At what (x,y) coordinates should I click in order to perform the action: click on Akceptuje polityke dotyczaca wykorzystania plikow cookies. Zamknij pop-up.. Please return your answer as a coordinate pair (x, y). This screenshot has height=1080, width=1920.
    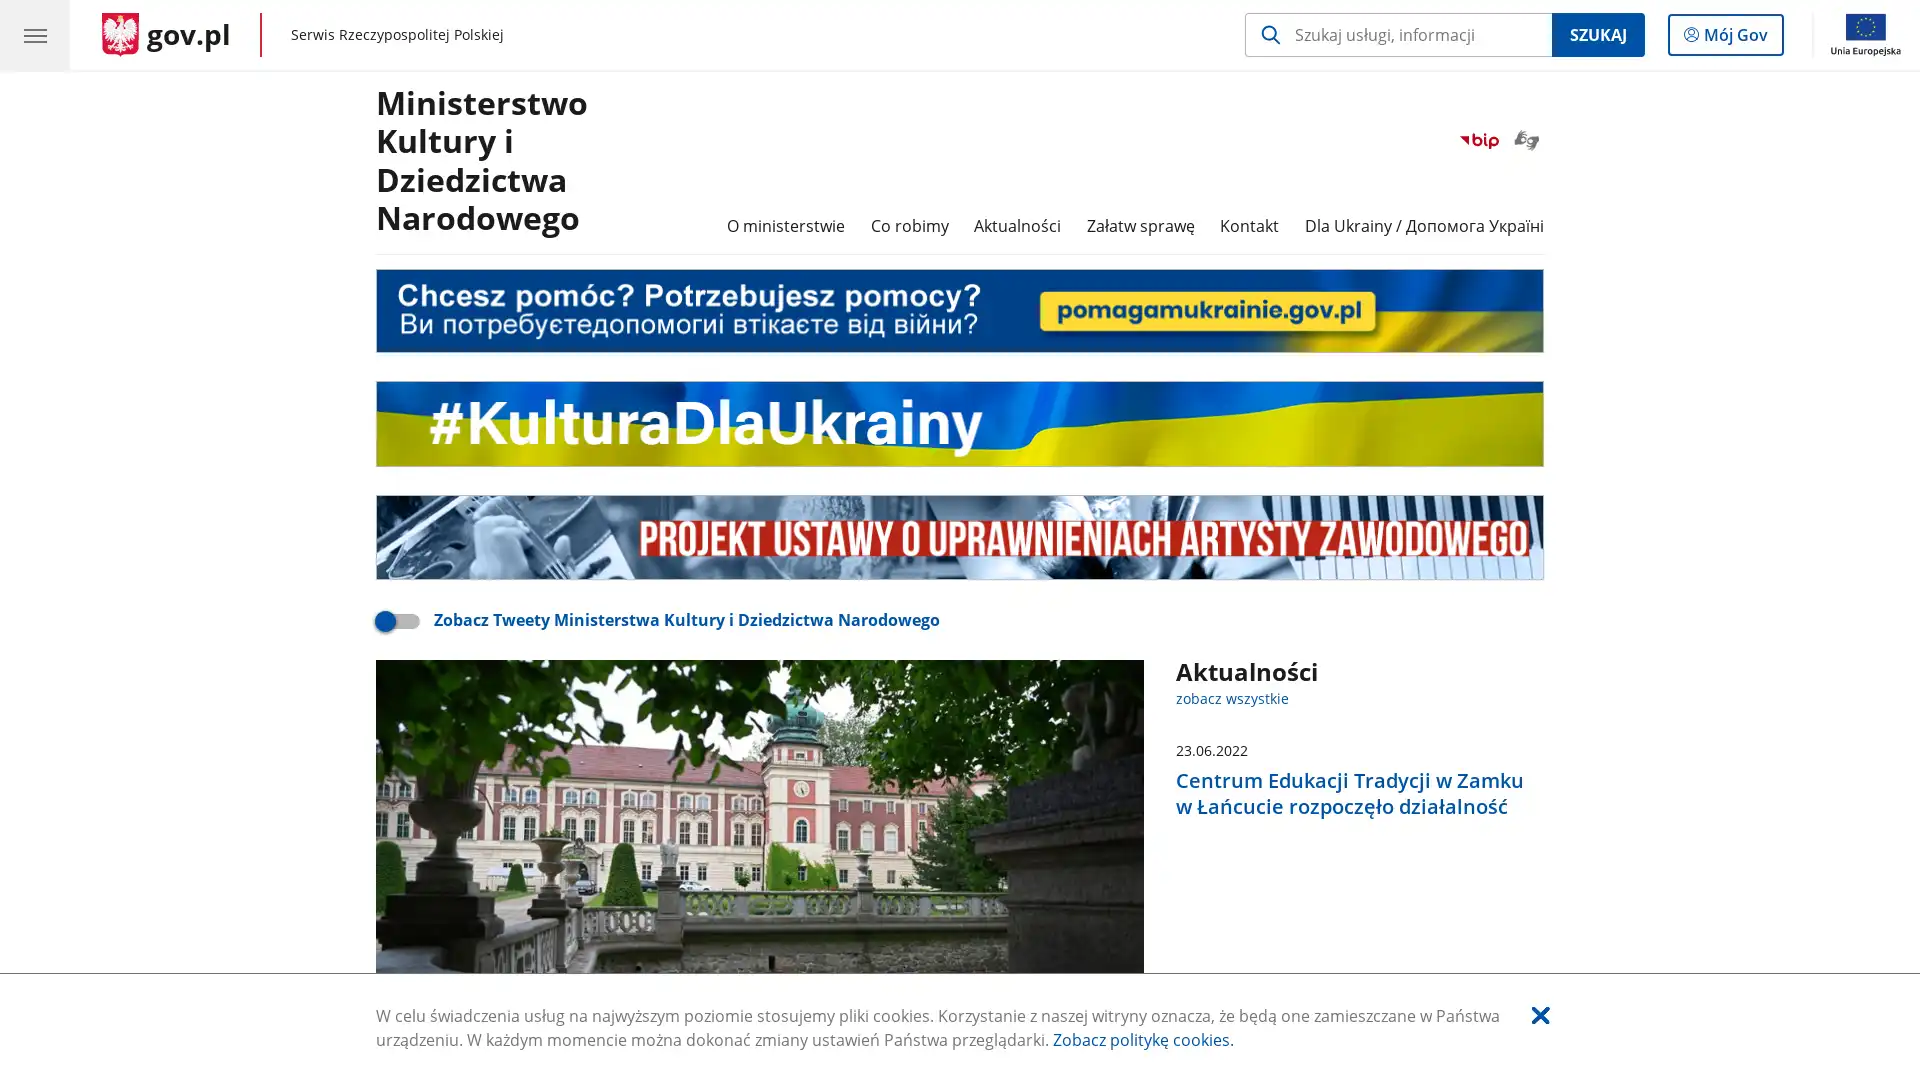
    Looking at the image, I should click on (1539, 1014).